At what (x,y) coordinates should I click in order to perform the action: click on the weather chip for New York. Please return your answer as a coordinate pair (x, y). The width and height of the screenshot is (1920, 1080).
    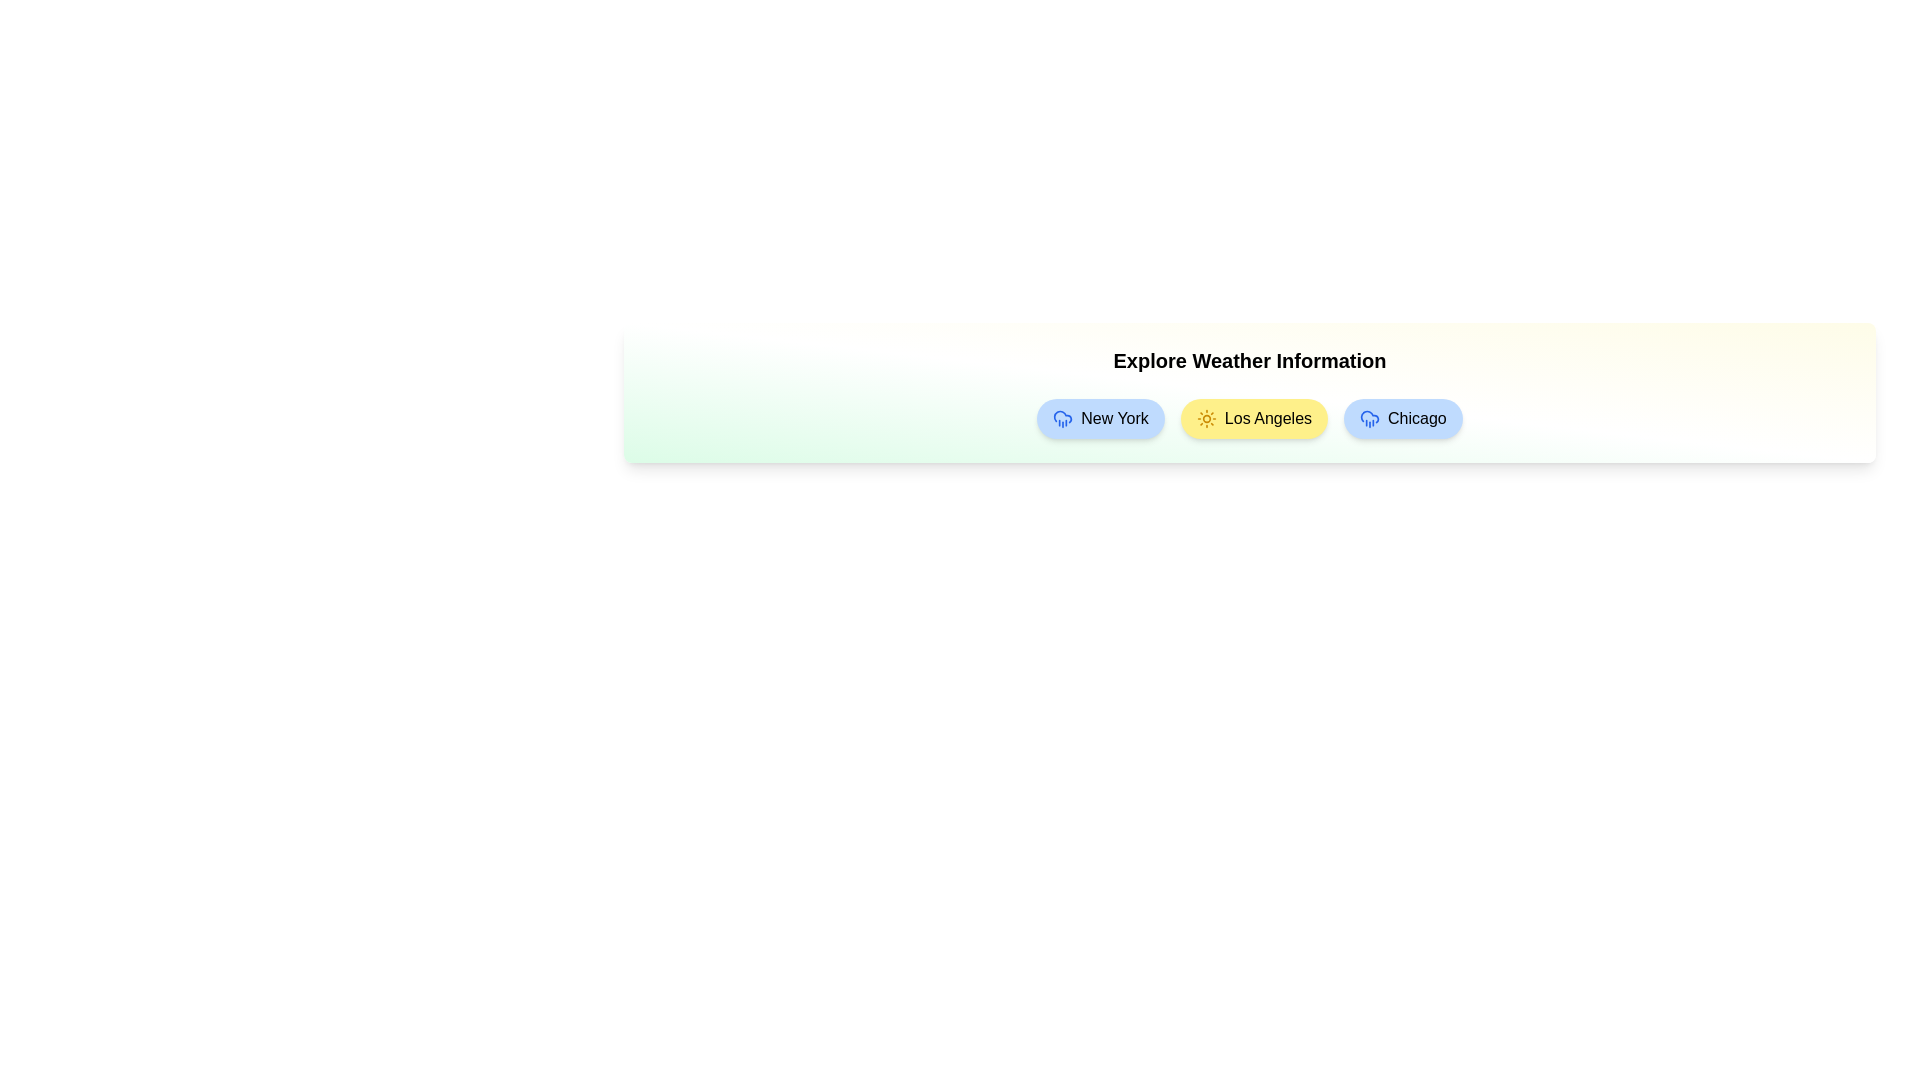
    Looking at the image, I should click on (1099, 418).